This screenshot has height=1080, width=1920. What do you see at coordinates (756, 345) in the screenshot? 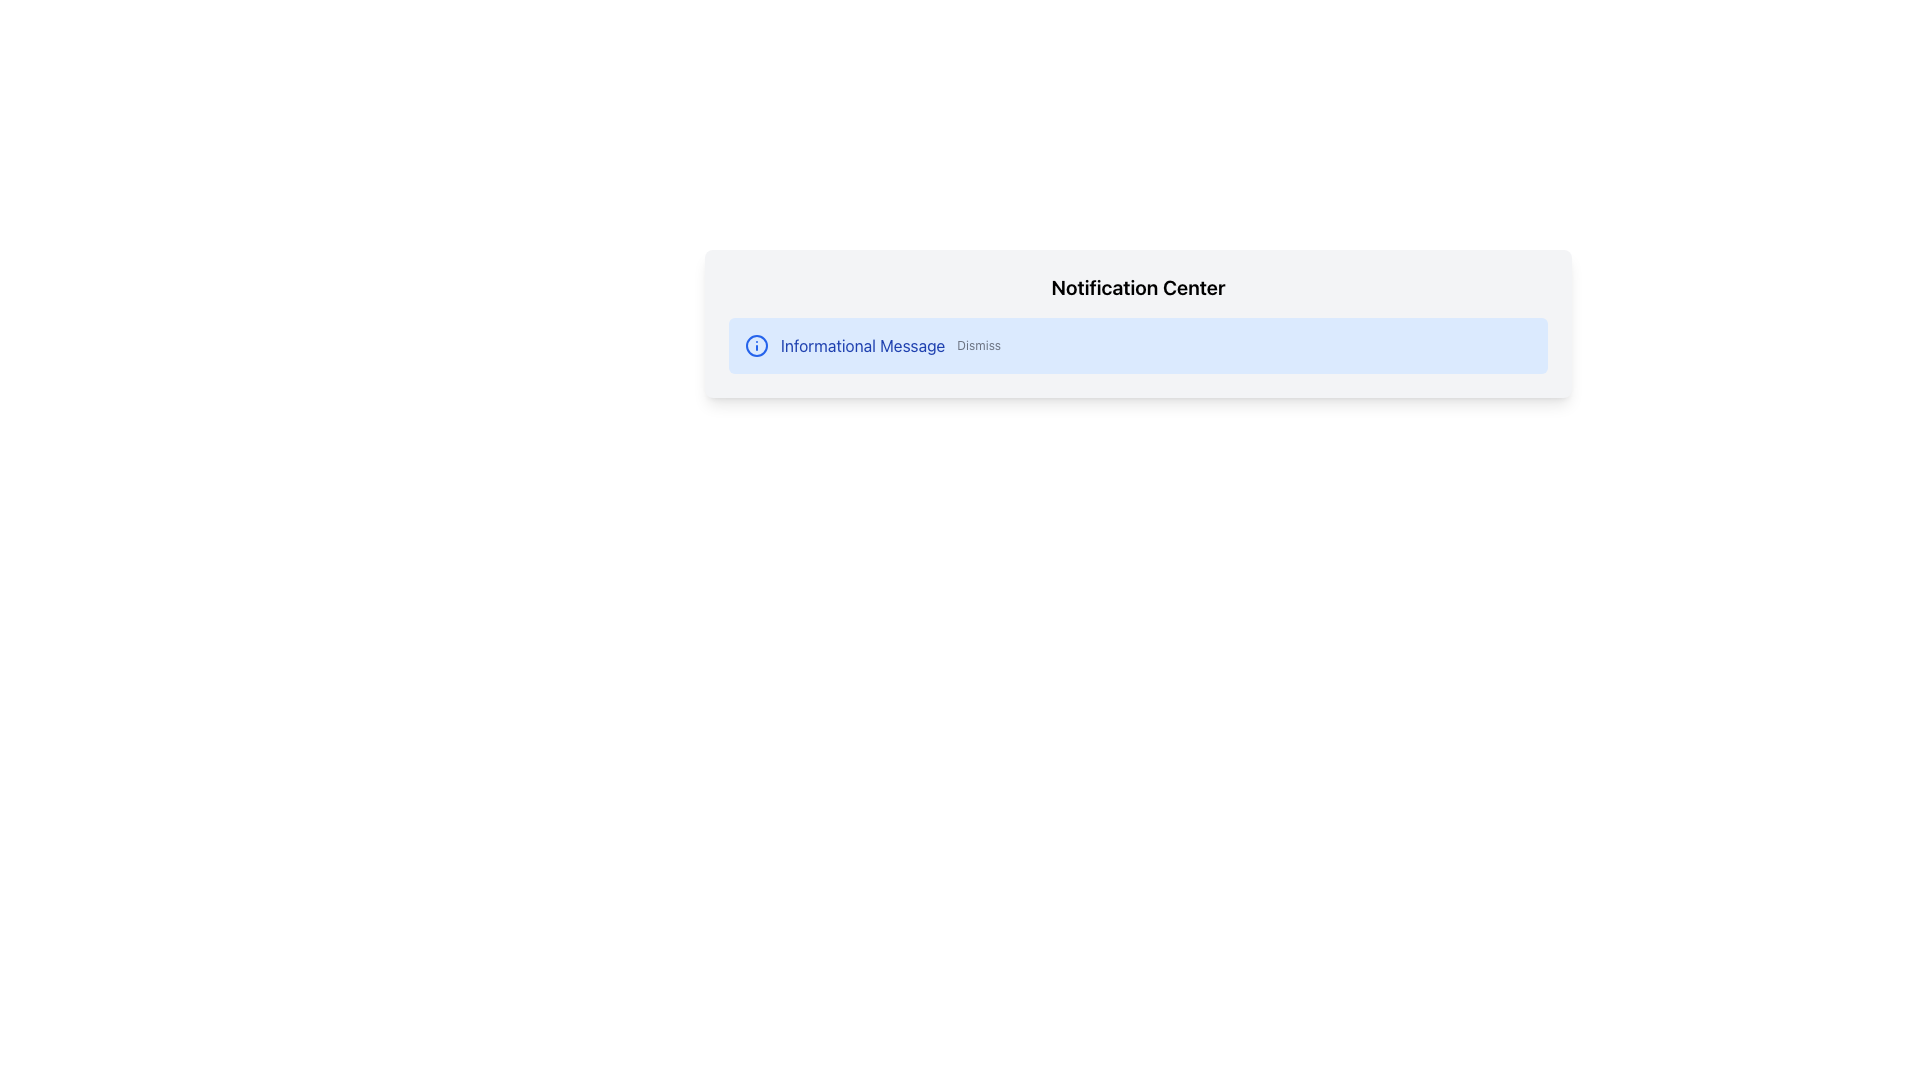
I see `the informational notification icon located at the beginning of the message box, positioned to the left of the text 'Informational Message' and 'Dismiss'` at bounding box center [756, 345].